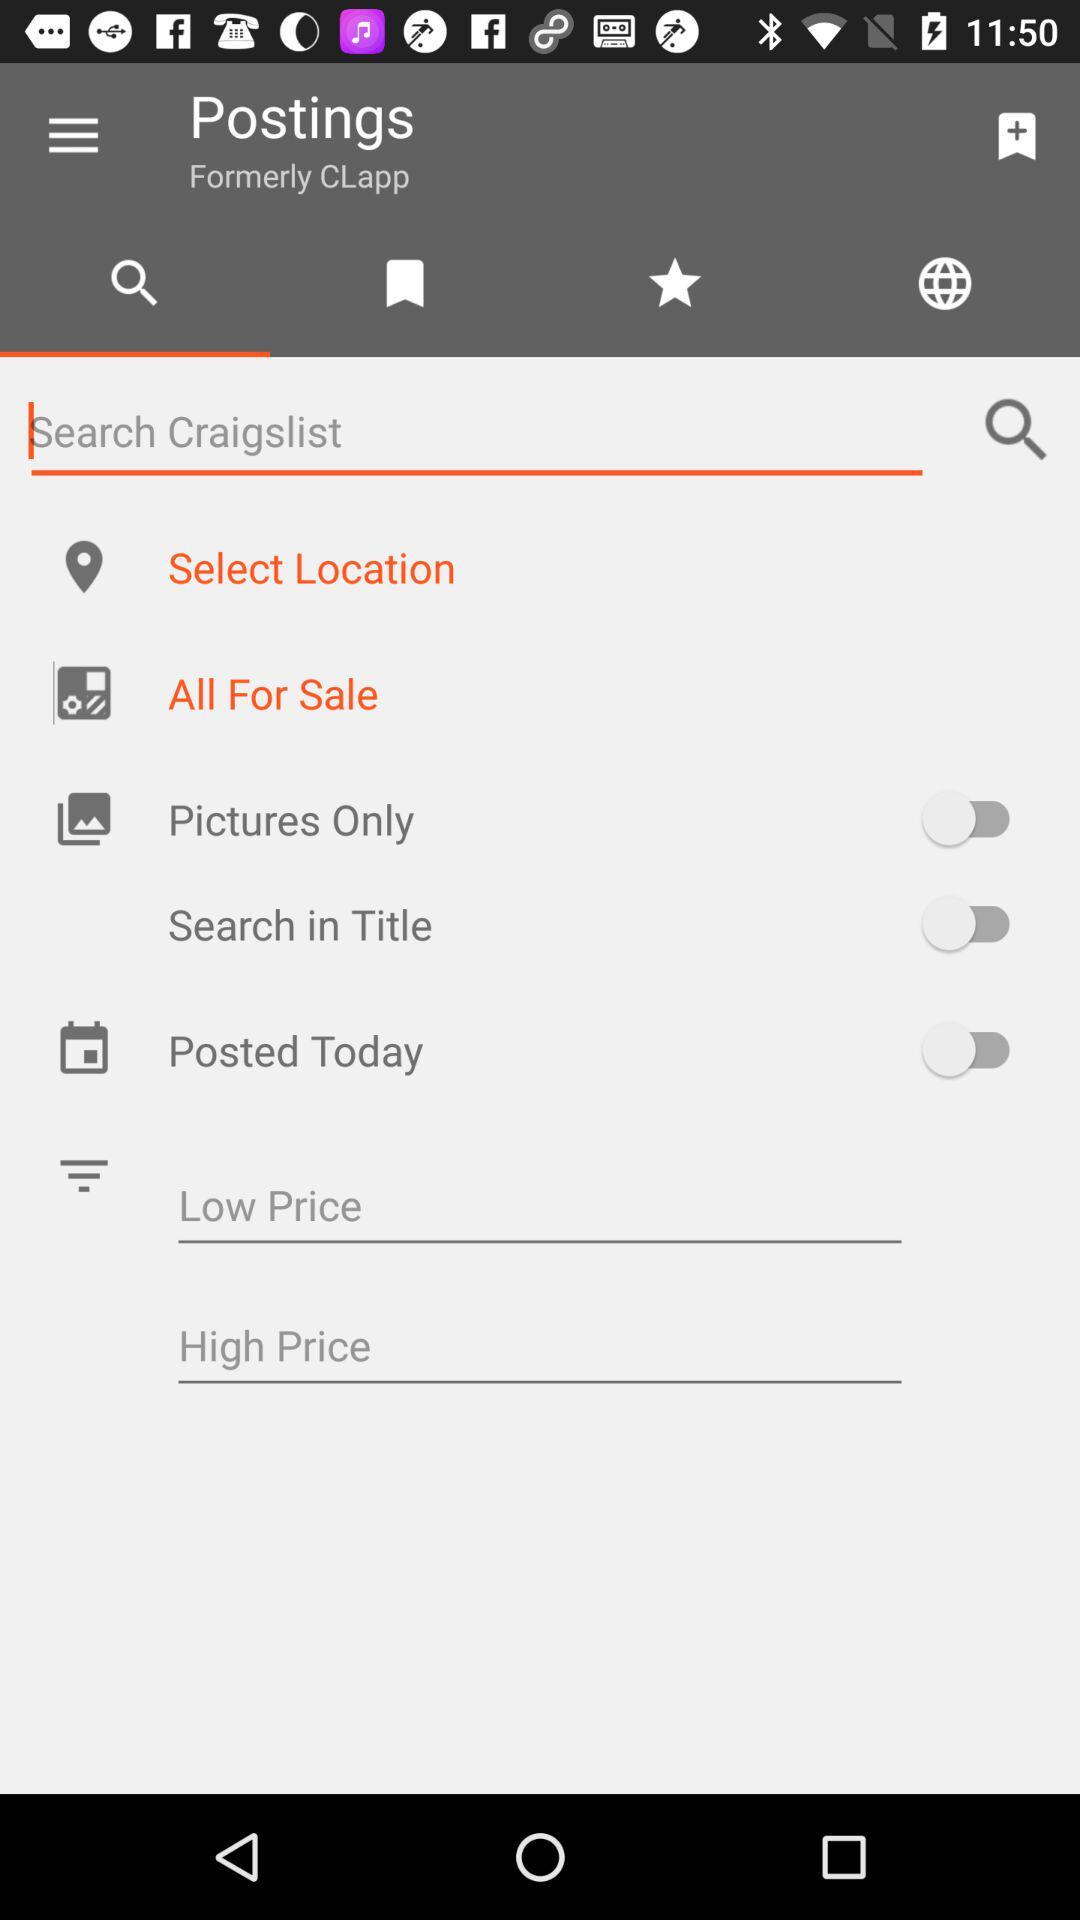 Image resolution: width=1080 pixels, height=1920 pixels. Describe the element at coordinates (477, 429) in the screenshot. I see `search craigslist postings` at that location.